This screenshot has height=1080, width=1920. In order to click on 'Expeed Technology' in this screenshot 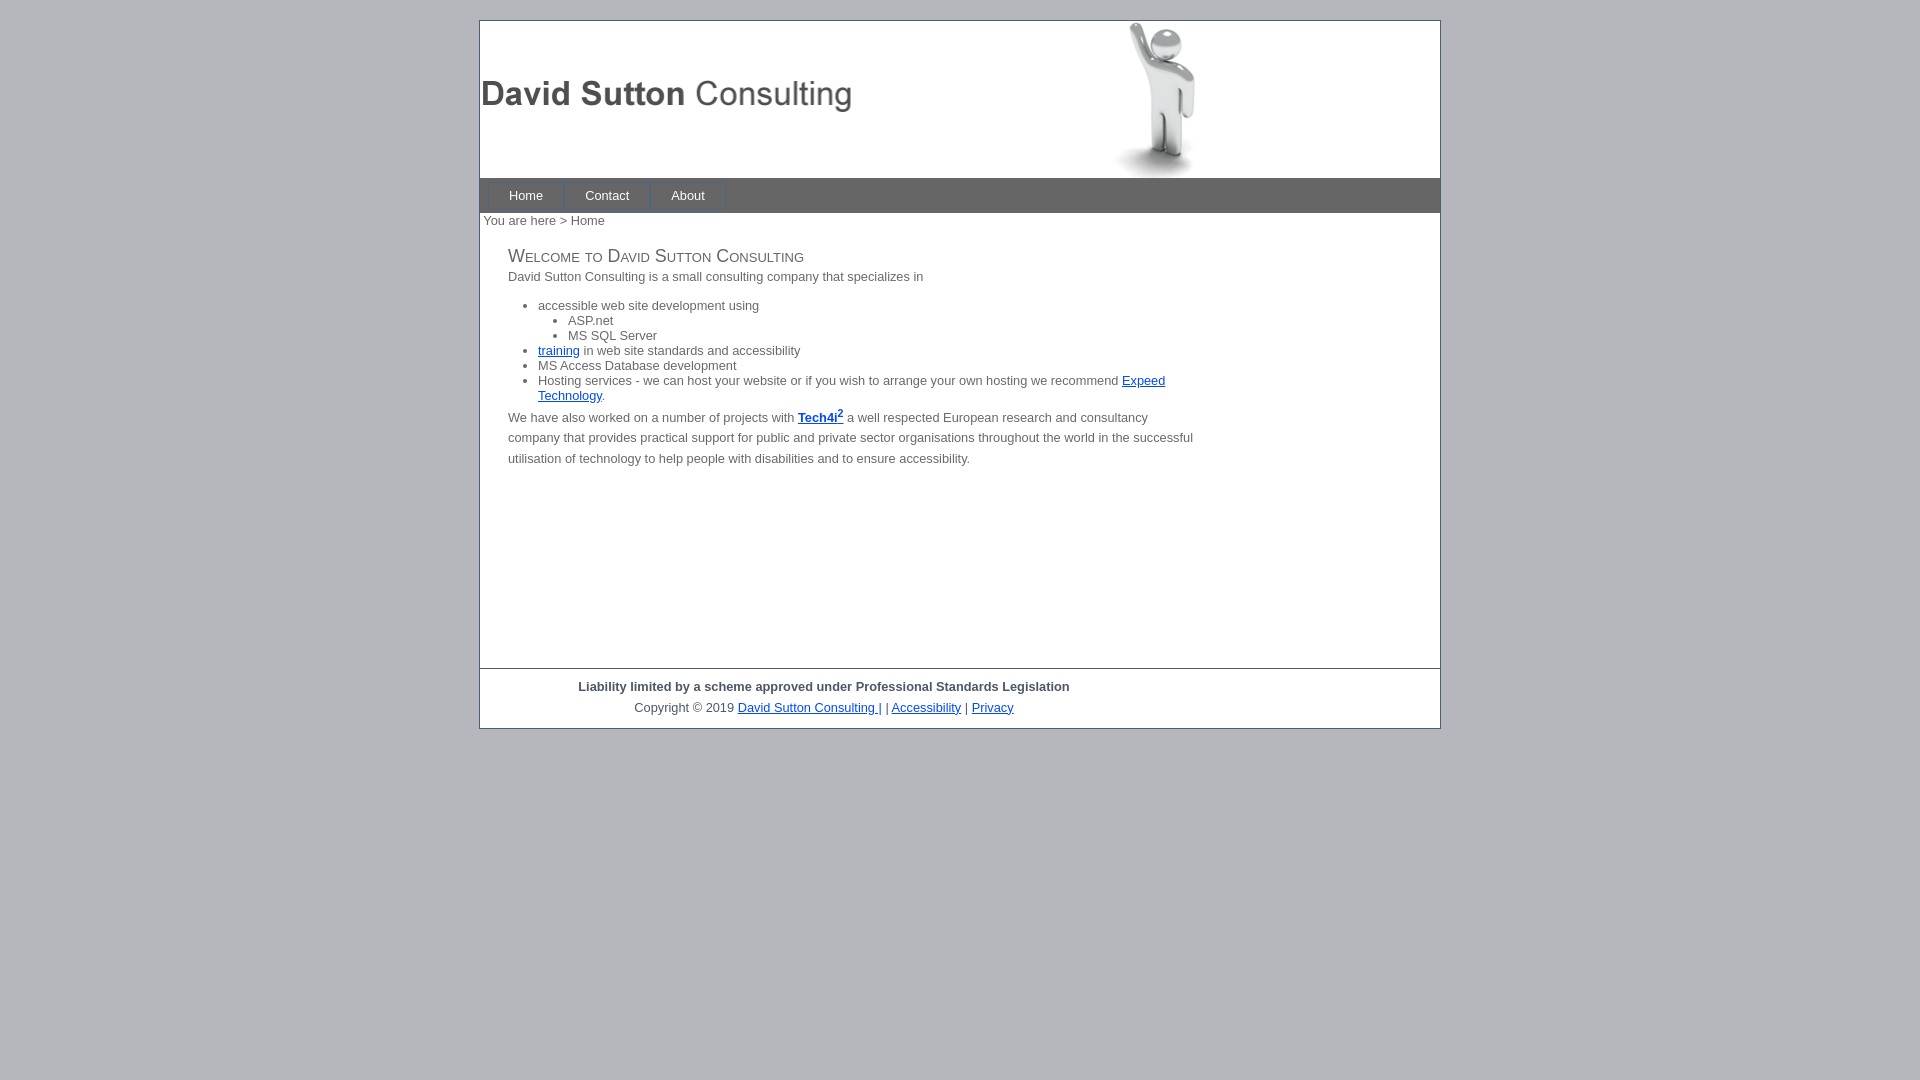, I will do `click(537, 388)`.